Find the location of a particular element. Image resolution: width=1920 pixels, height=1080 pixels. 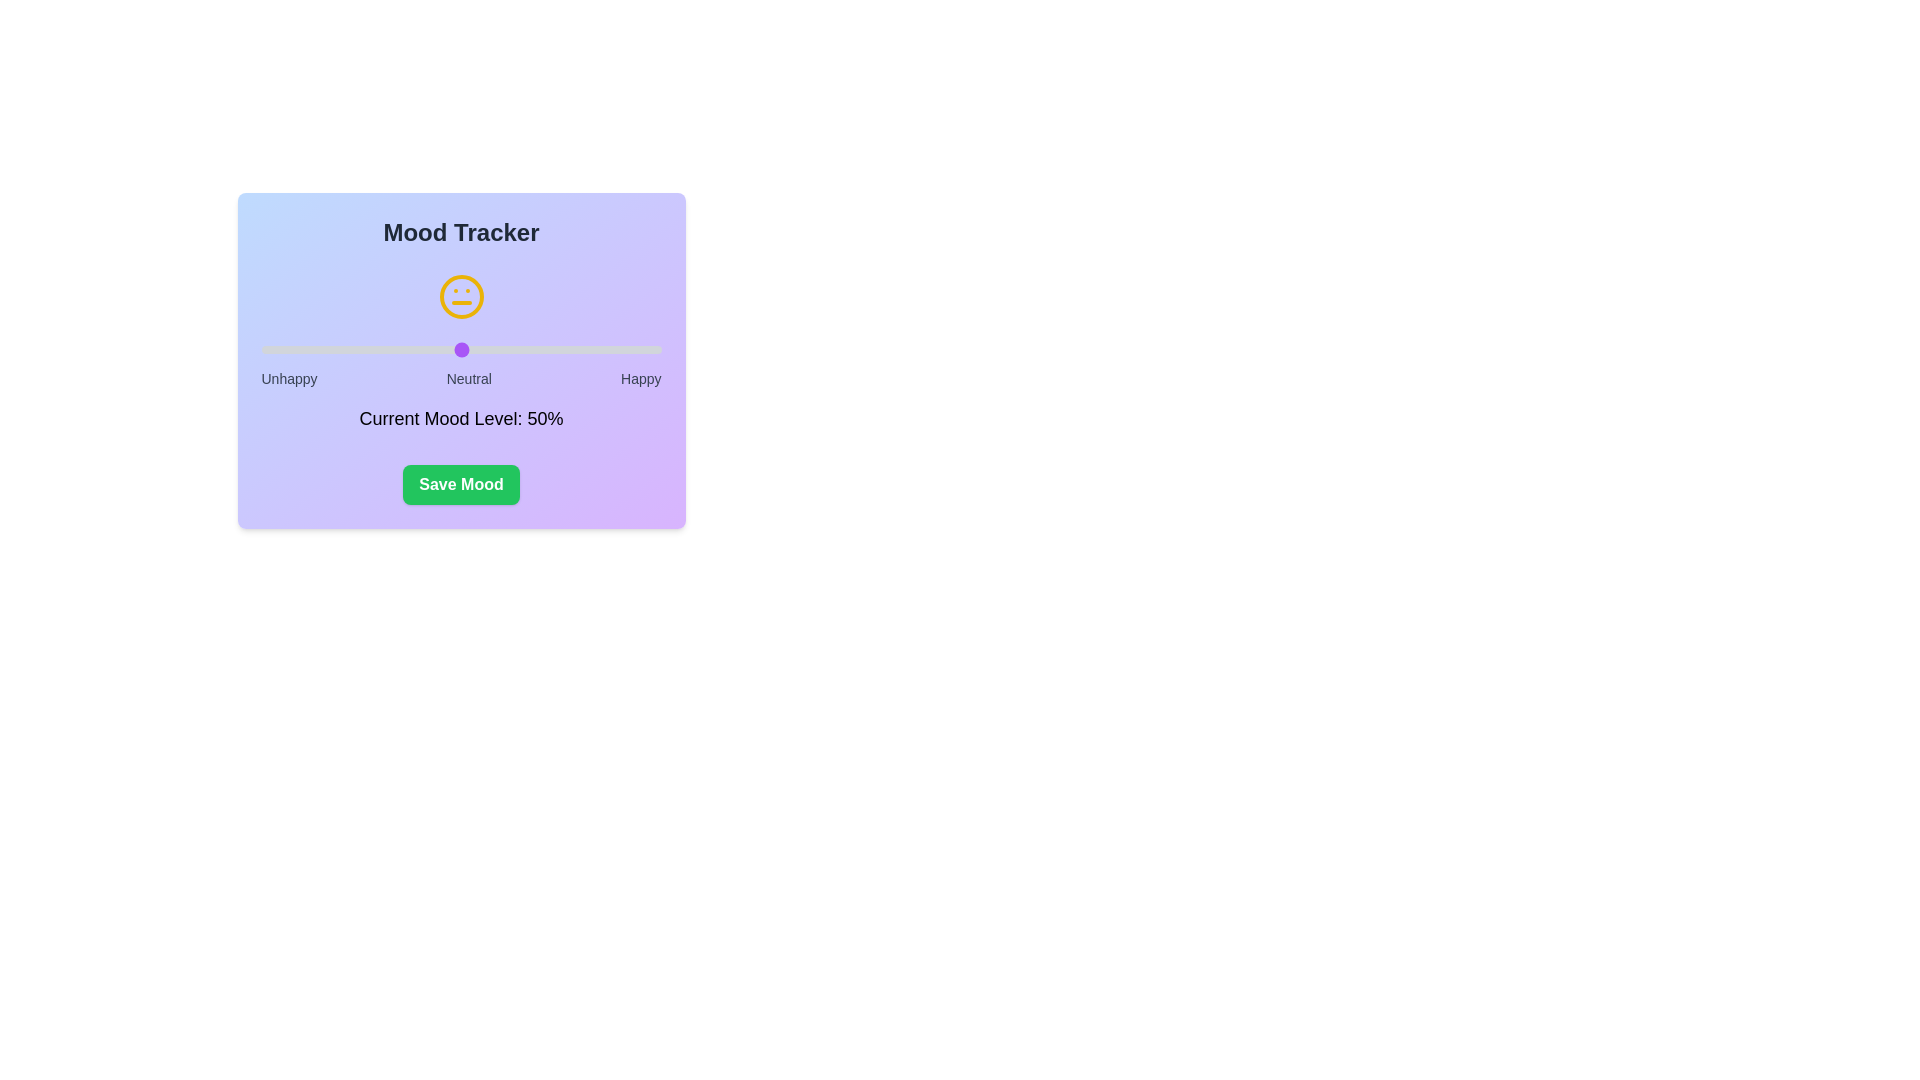

the mood slider to set the mood level to 63% is located at coordinates (513, 349).